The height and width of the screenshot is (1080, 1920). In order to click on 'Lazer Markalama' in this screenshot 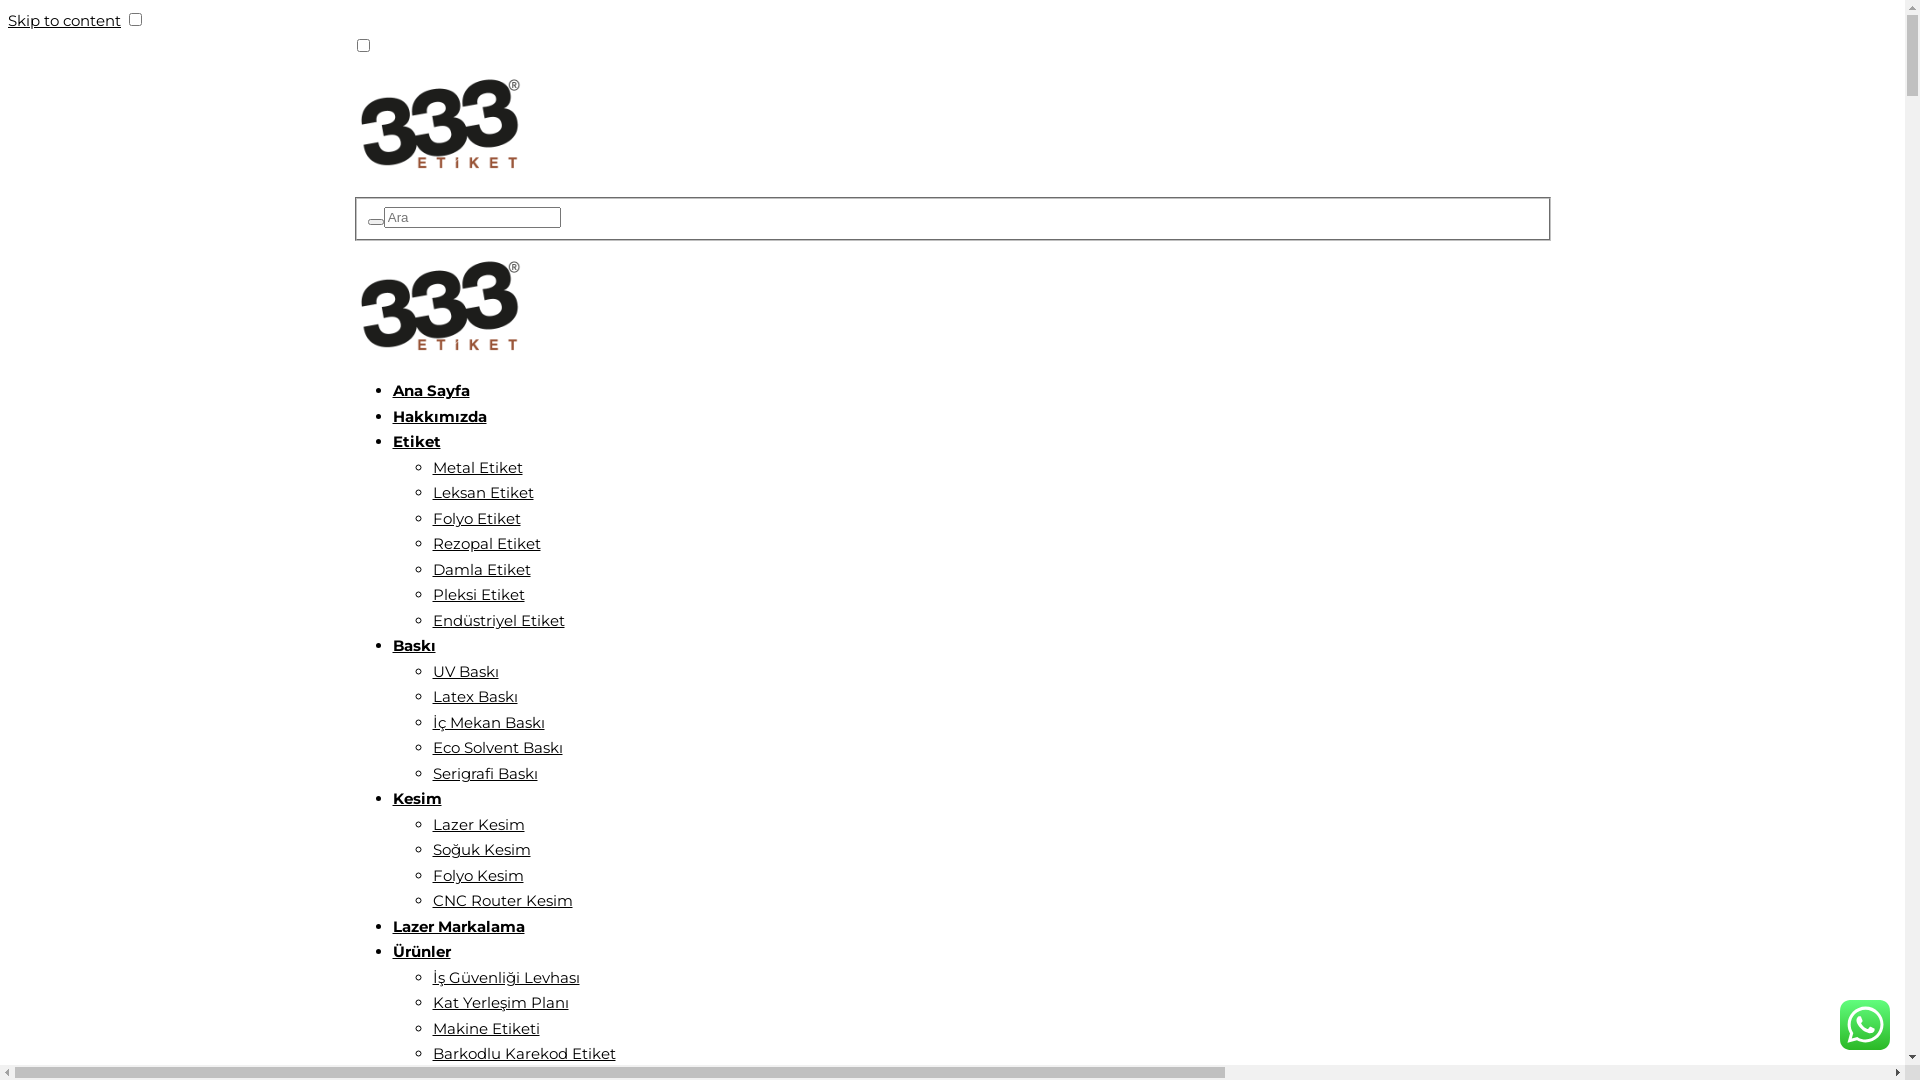, I will do `click(456, 926)`.